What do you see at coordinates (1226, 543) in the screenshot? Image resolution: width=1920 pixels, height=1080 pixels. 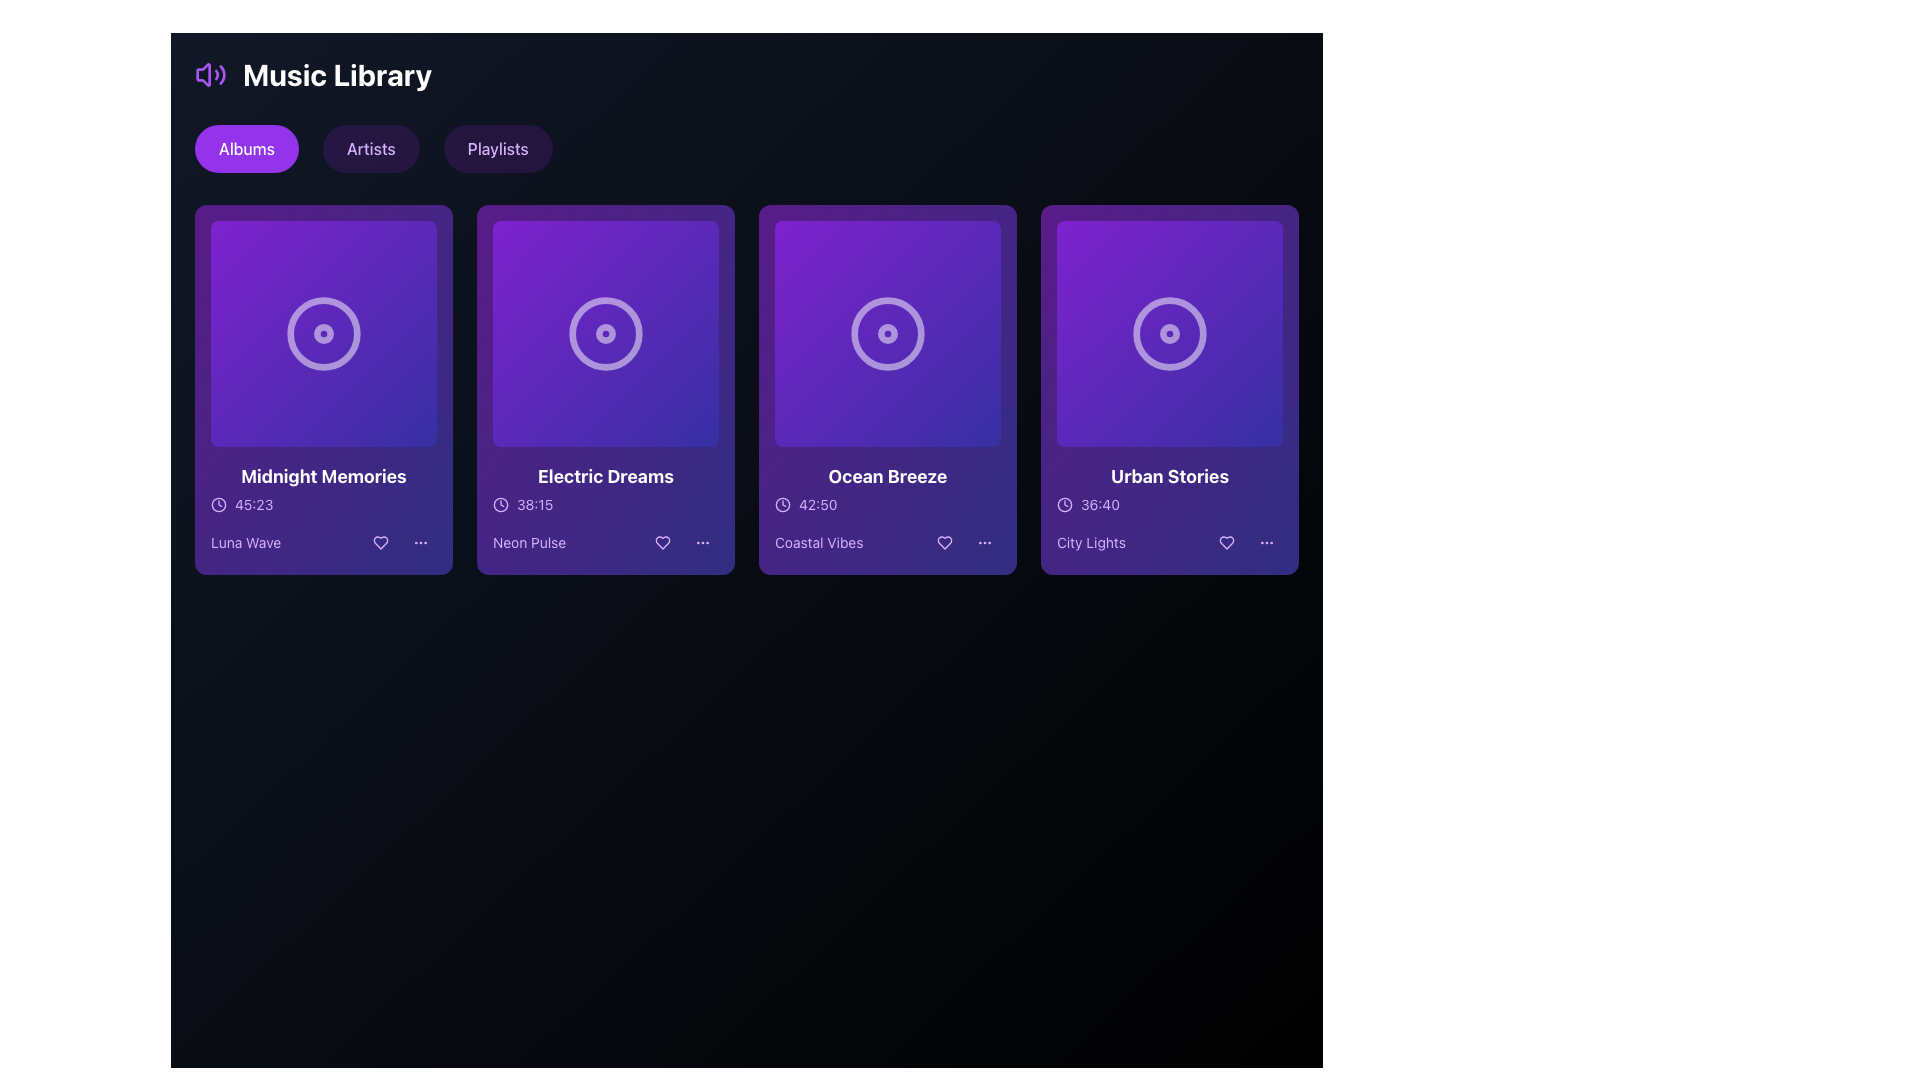 I see `the heart-shaped icon in the bottom-right corner of the 'Urban Stories' card to mark the item as favorite` at bounding box center [1226, 543].